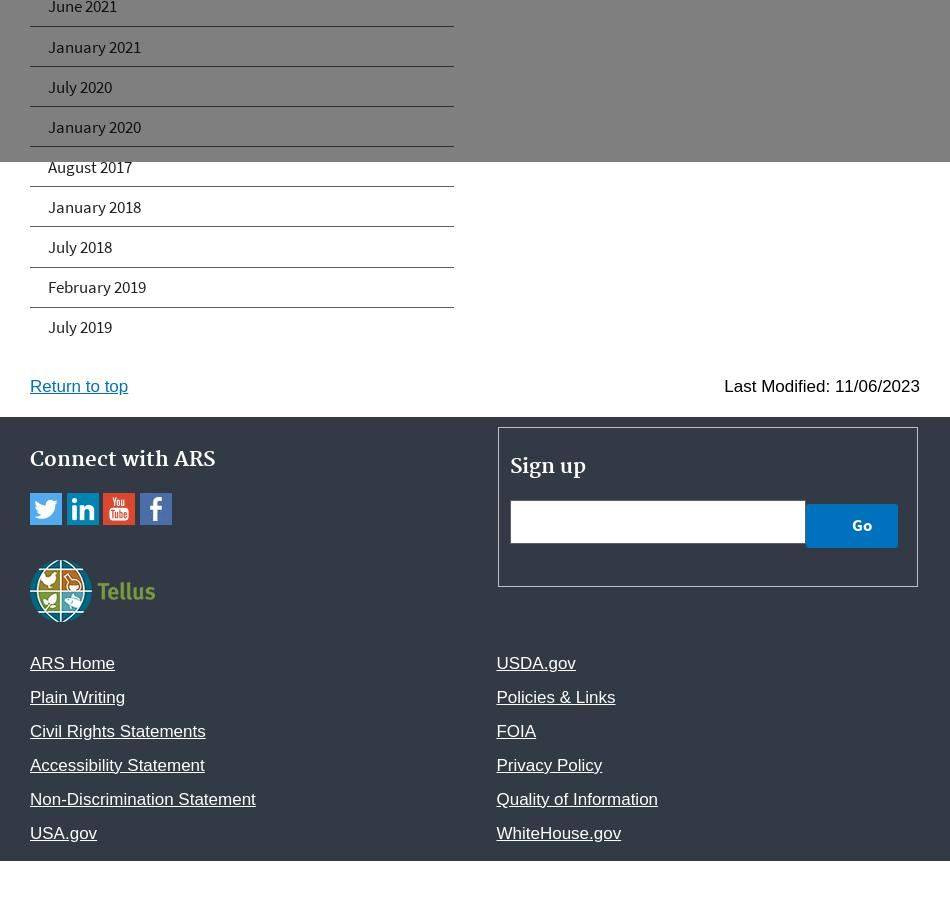  Describe the element at coordinates (96, 286) in the screenshot. I see `'February 2019'` at that location.